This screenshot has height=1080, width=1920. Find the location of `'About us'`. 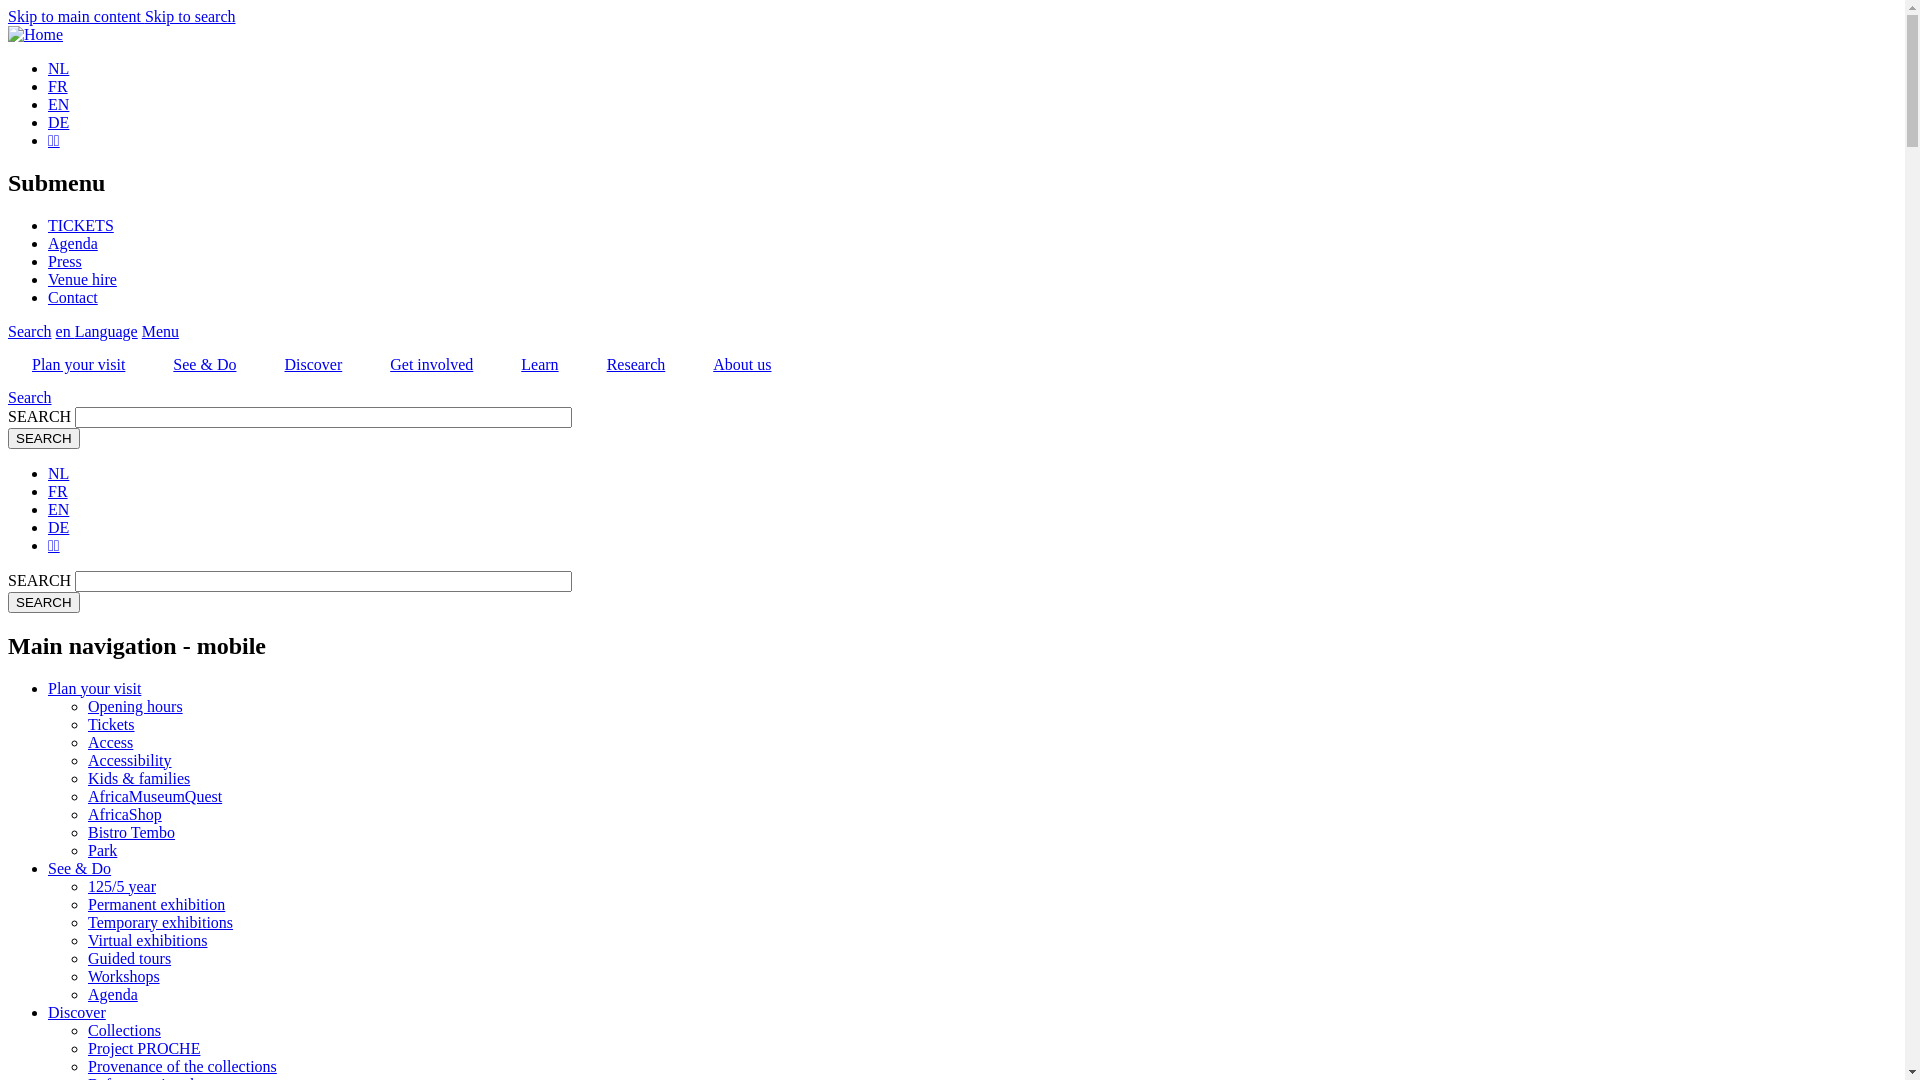

'About us' is located at coordinates (741, 365).